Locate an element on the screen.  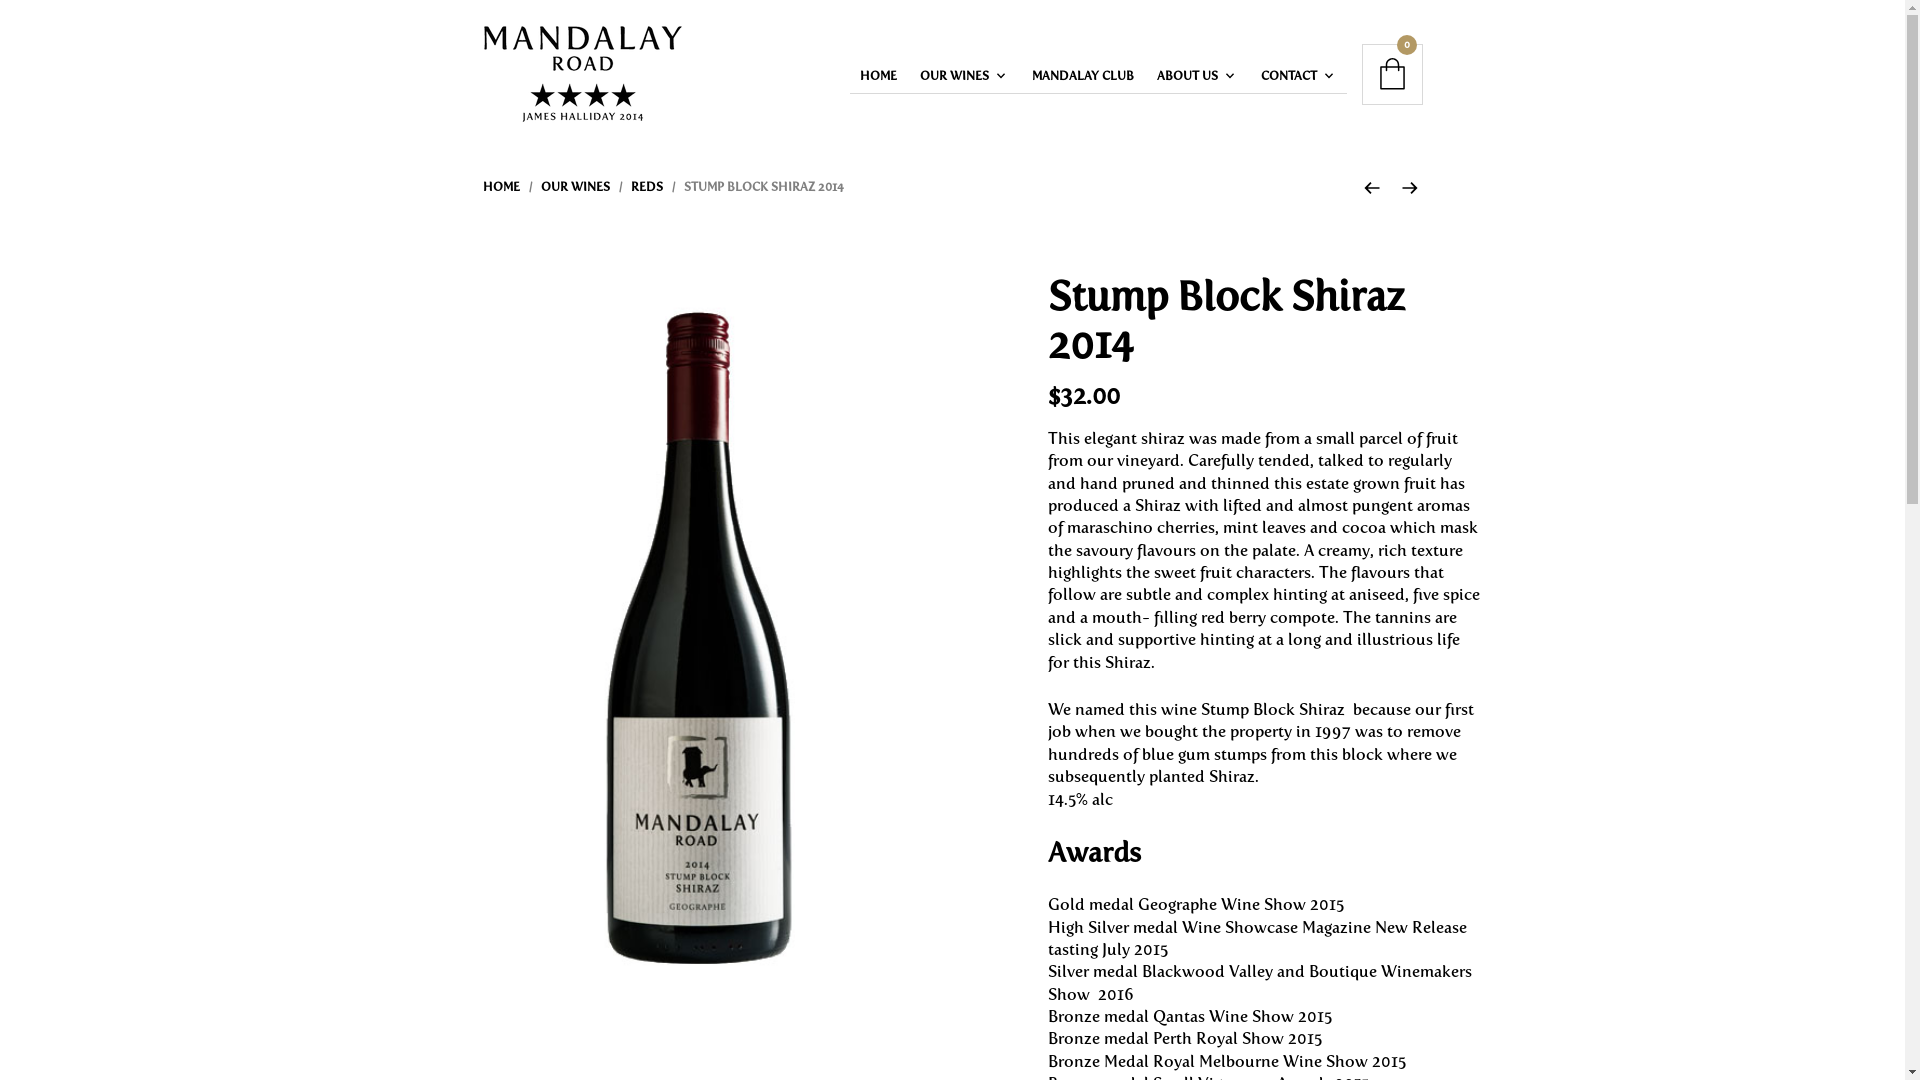
'OUR WINES' is located at coordinates (958, 75).